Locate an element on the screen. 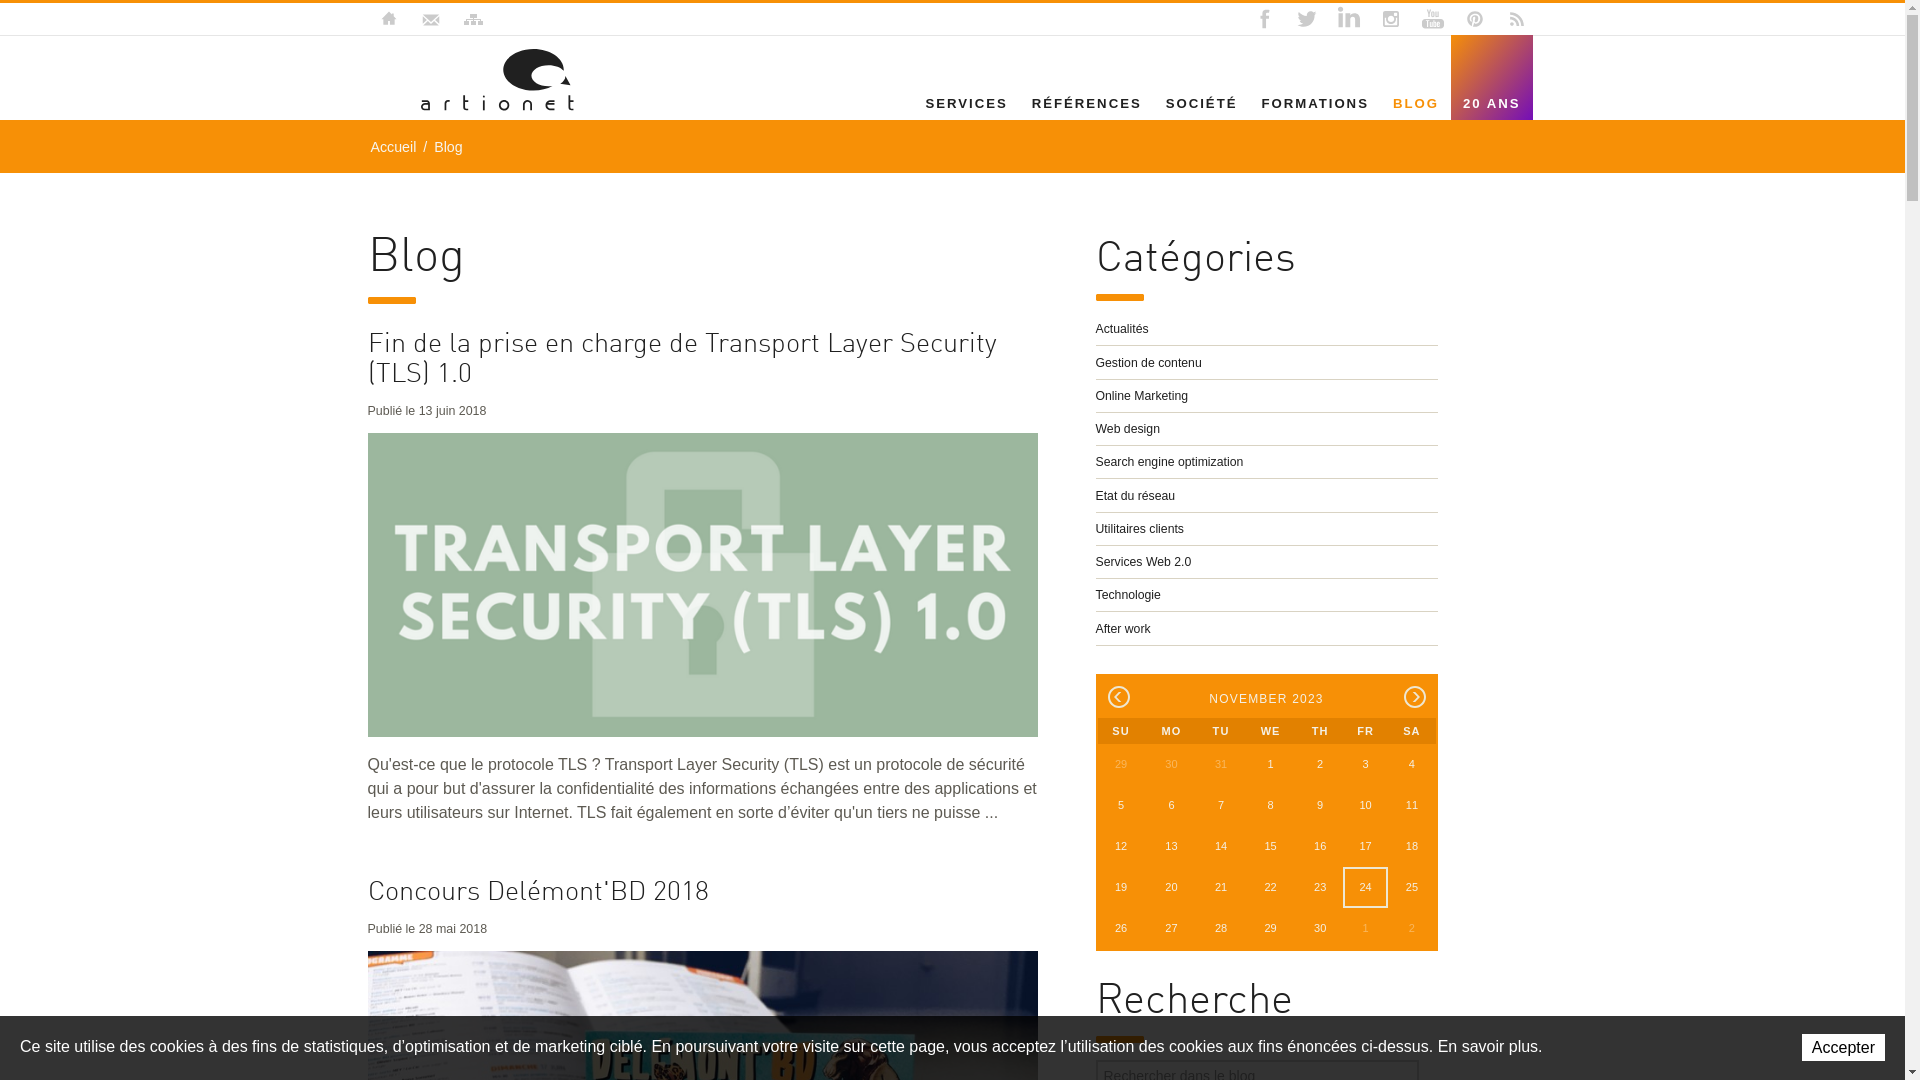 This screenshot has height=1080, width=1920. 'Instagram' is located at coordinates (1389, 19).